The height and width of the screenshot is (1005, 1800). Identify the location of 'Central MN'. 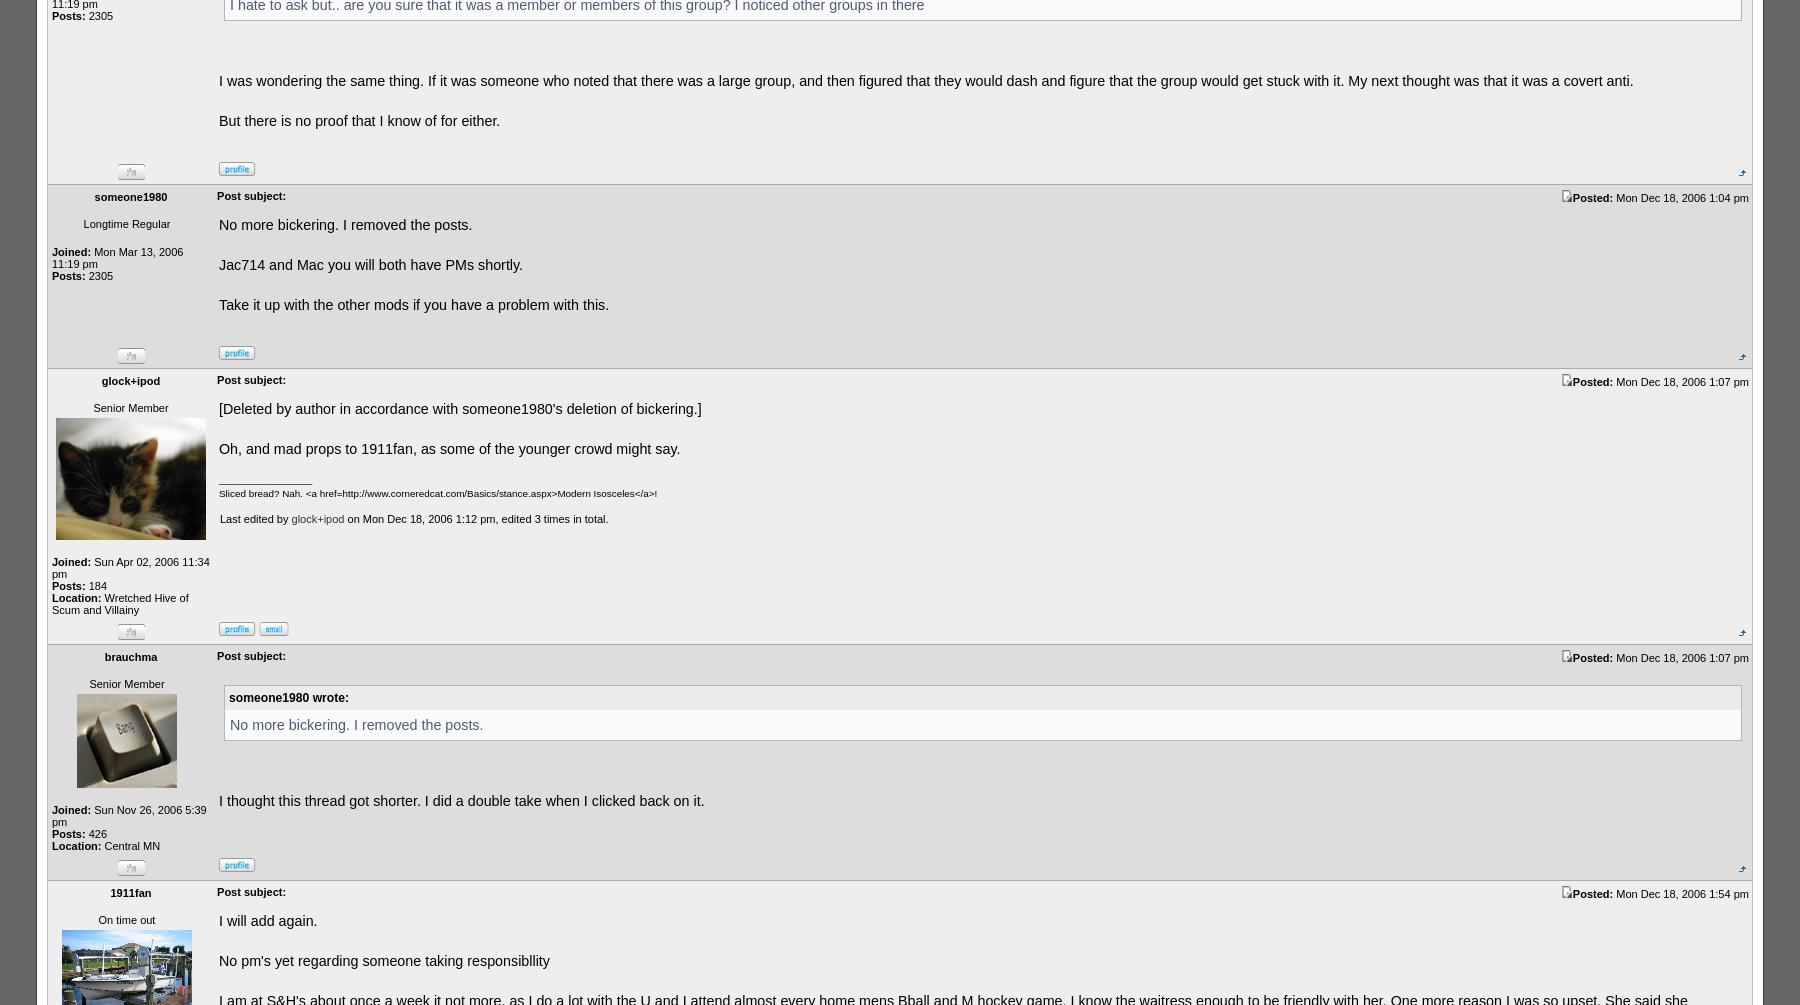
(130, 844).